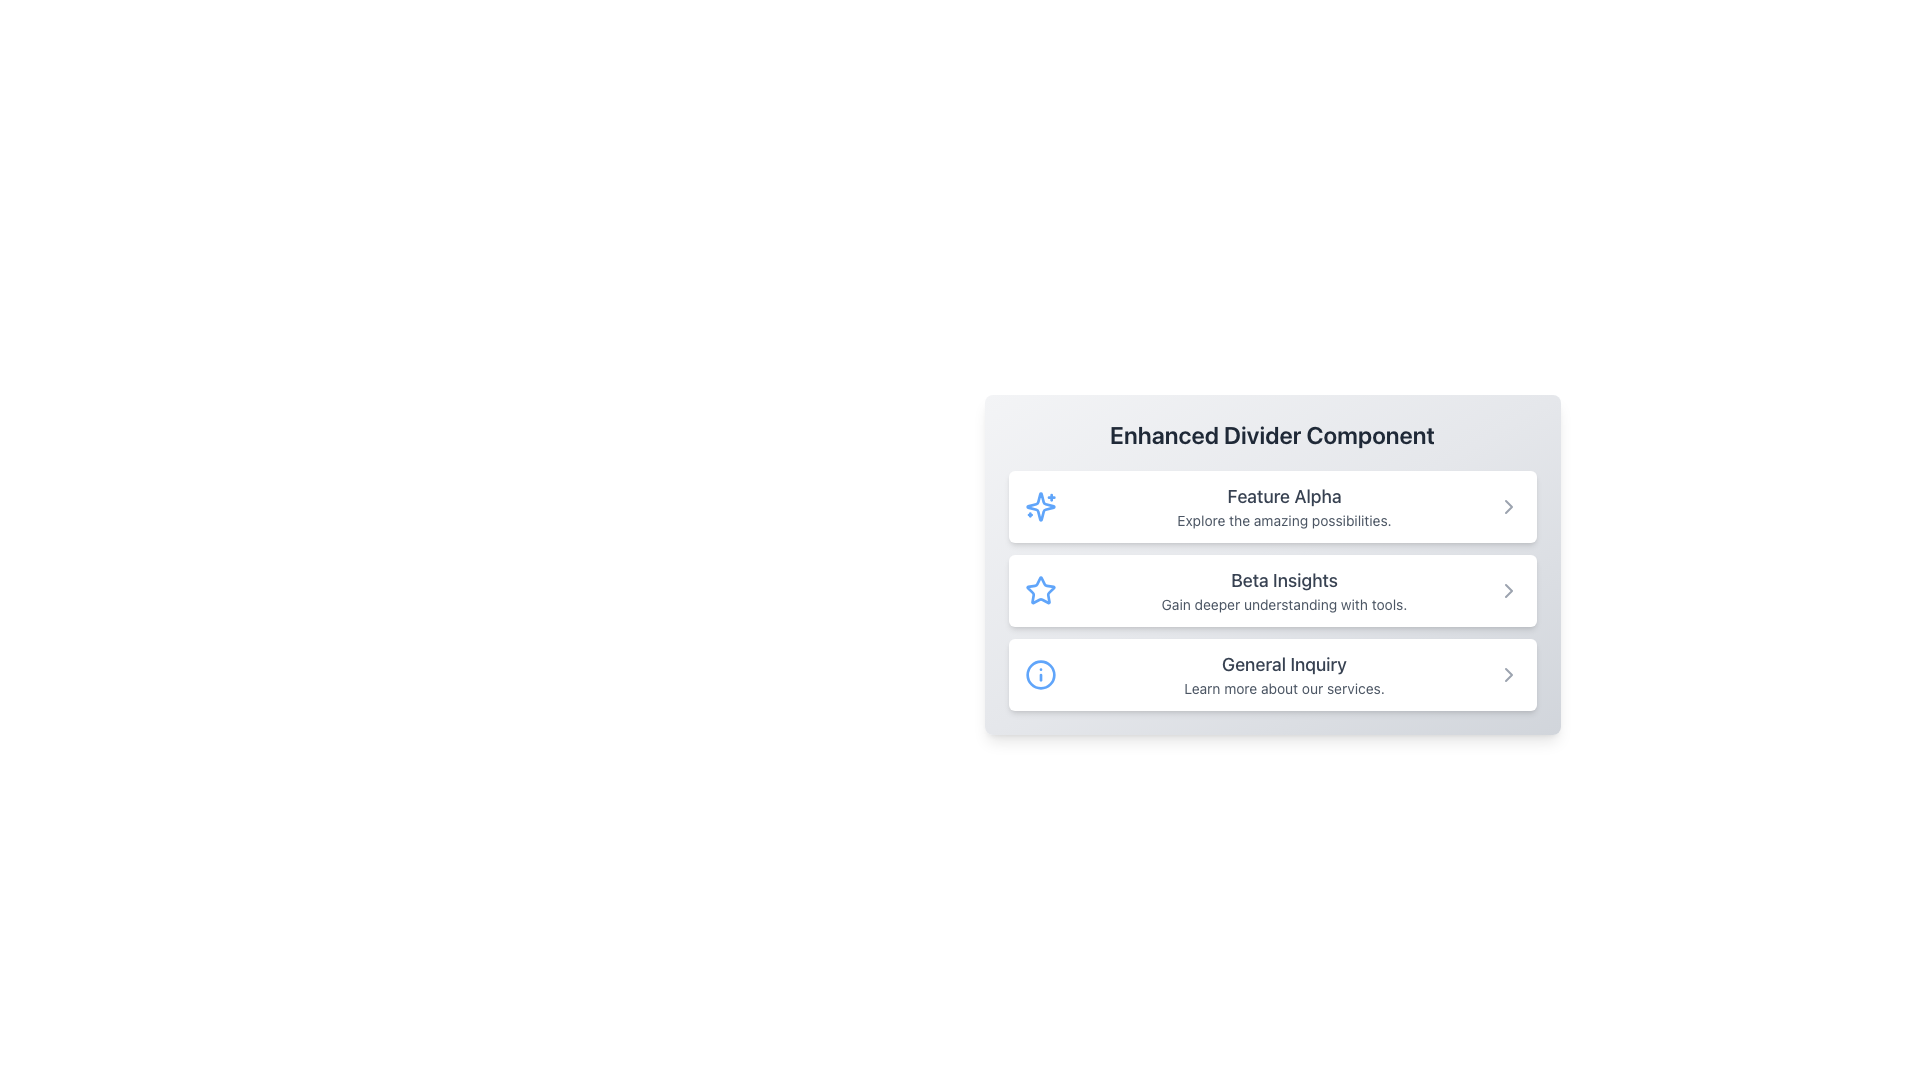 The height and width of the screenshot is (1080, 1920). I want to click on the small right-pointing chevron icon, which is gray in color and located to the right of the 'Feature Alpha' text label in the Enhanced Divider Component section, so click(1508, 505).